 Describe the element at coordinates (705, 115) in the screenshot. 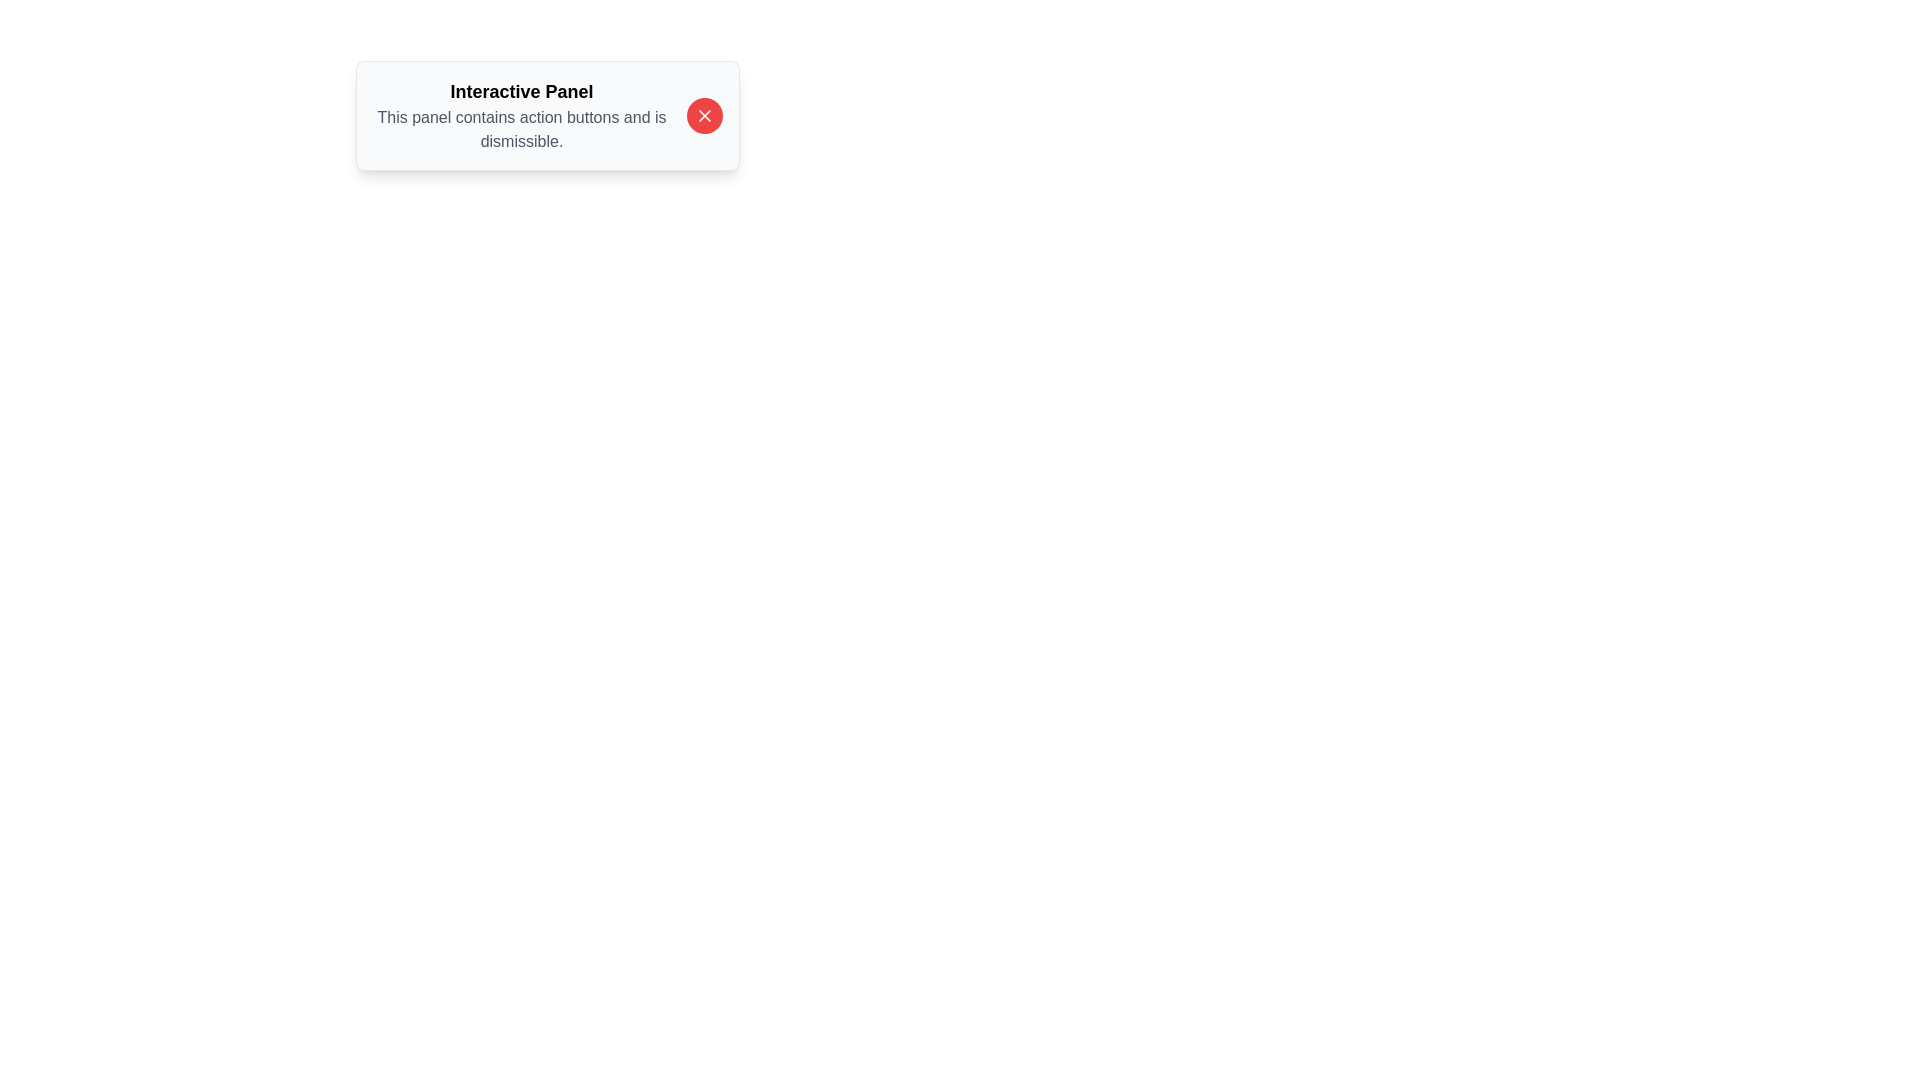

I see `the close button on the far right of the 'Interactive Panel' header` at that location.